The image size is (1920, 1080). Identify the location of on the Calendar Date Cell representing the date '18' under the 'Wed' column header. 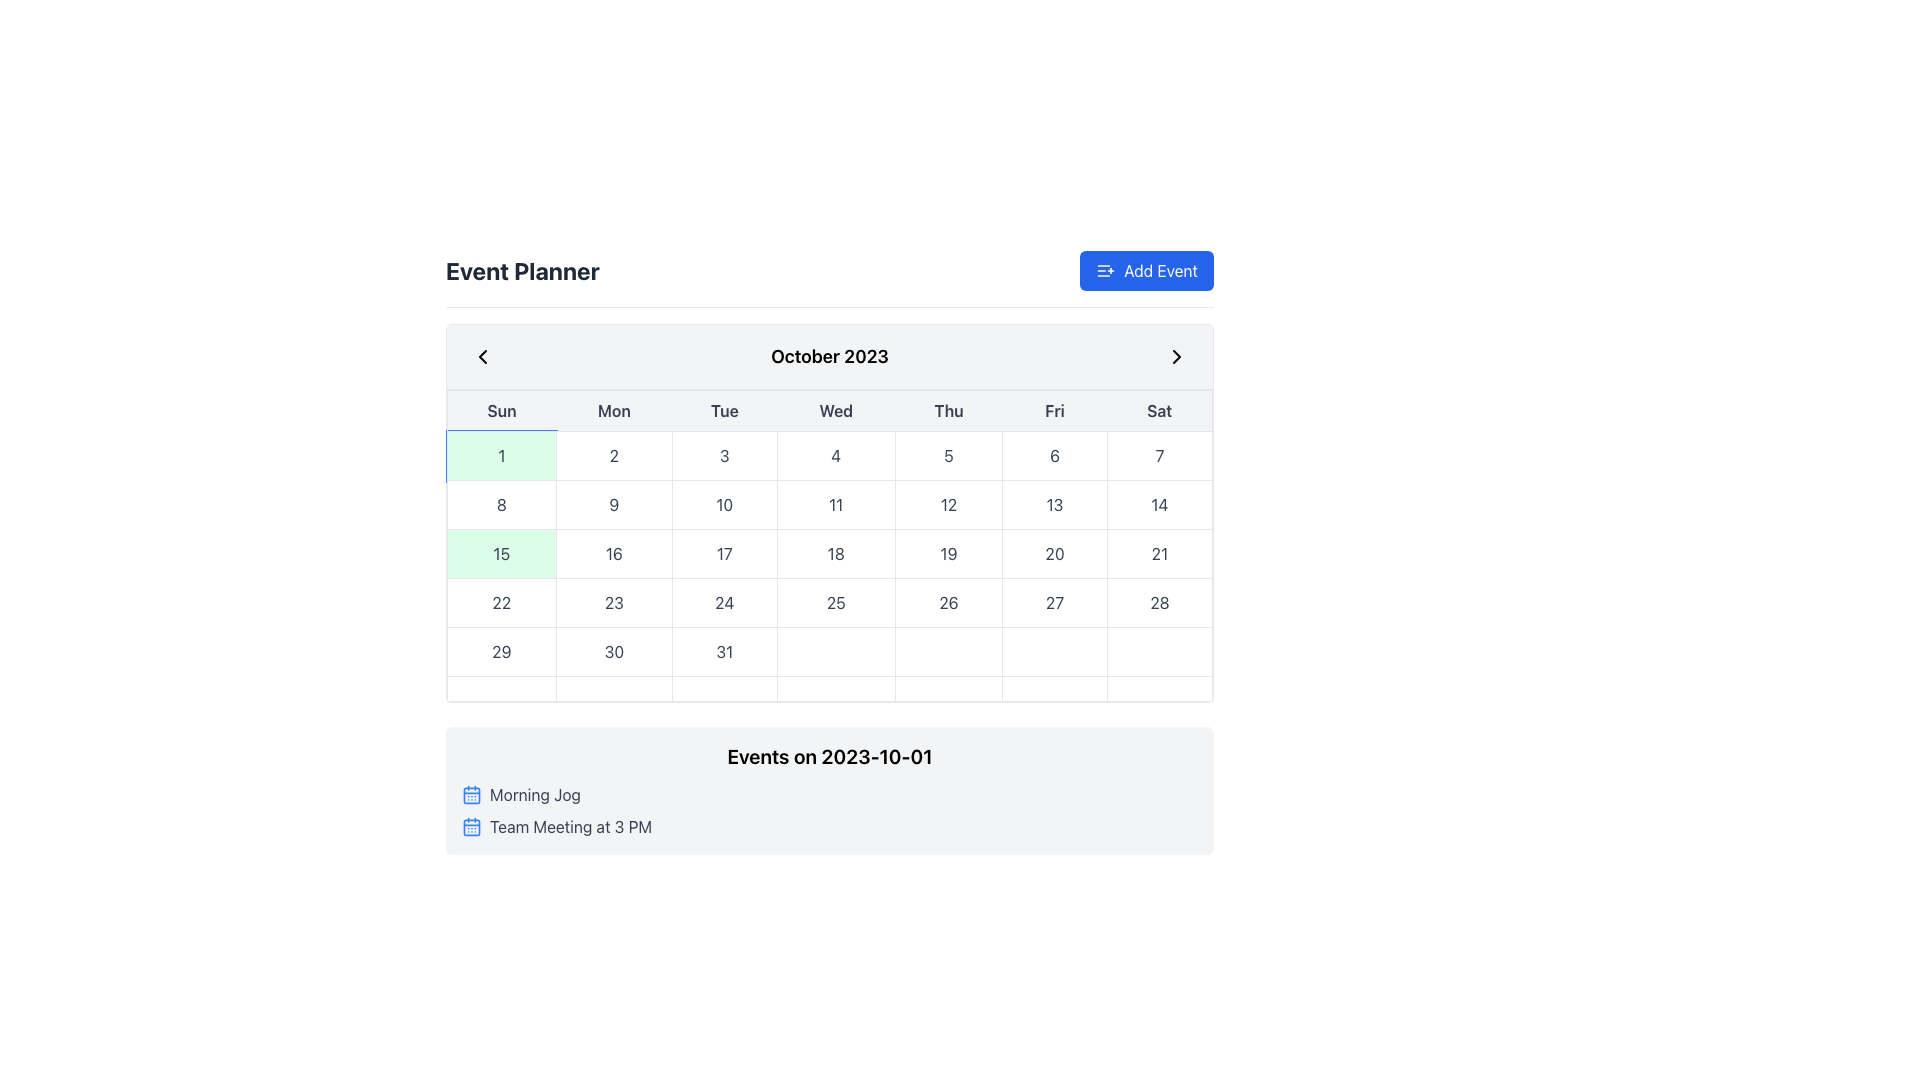
(830, 566).